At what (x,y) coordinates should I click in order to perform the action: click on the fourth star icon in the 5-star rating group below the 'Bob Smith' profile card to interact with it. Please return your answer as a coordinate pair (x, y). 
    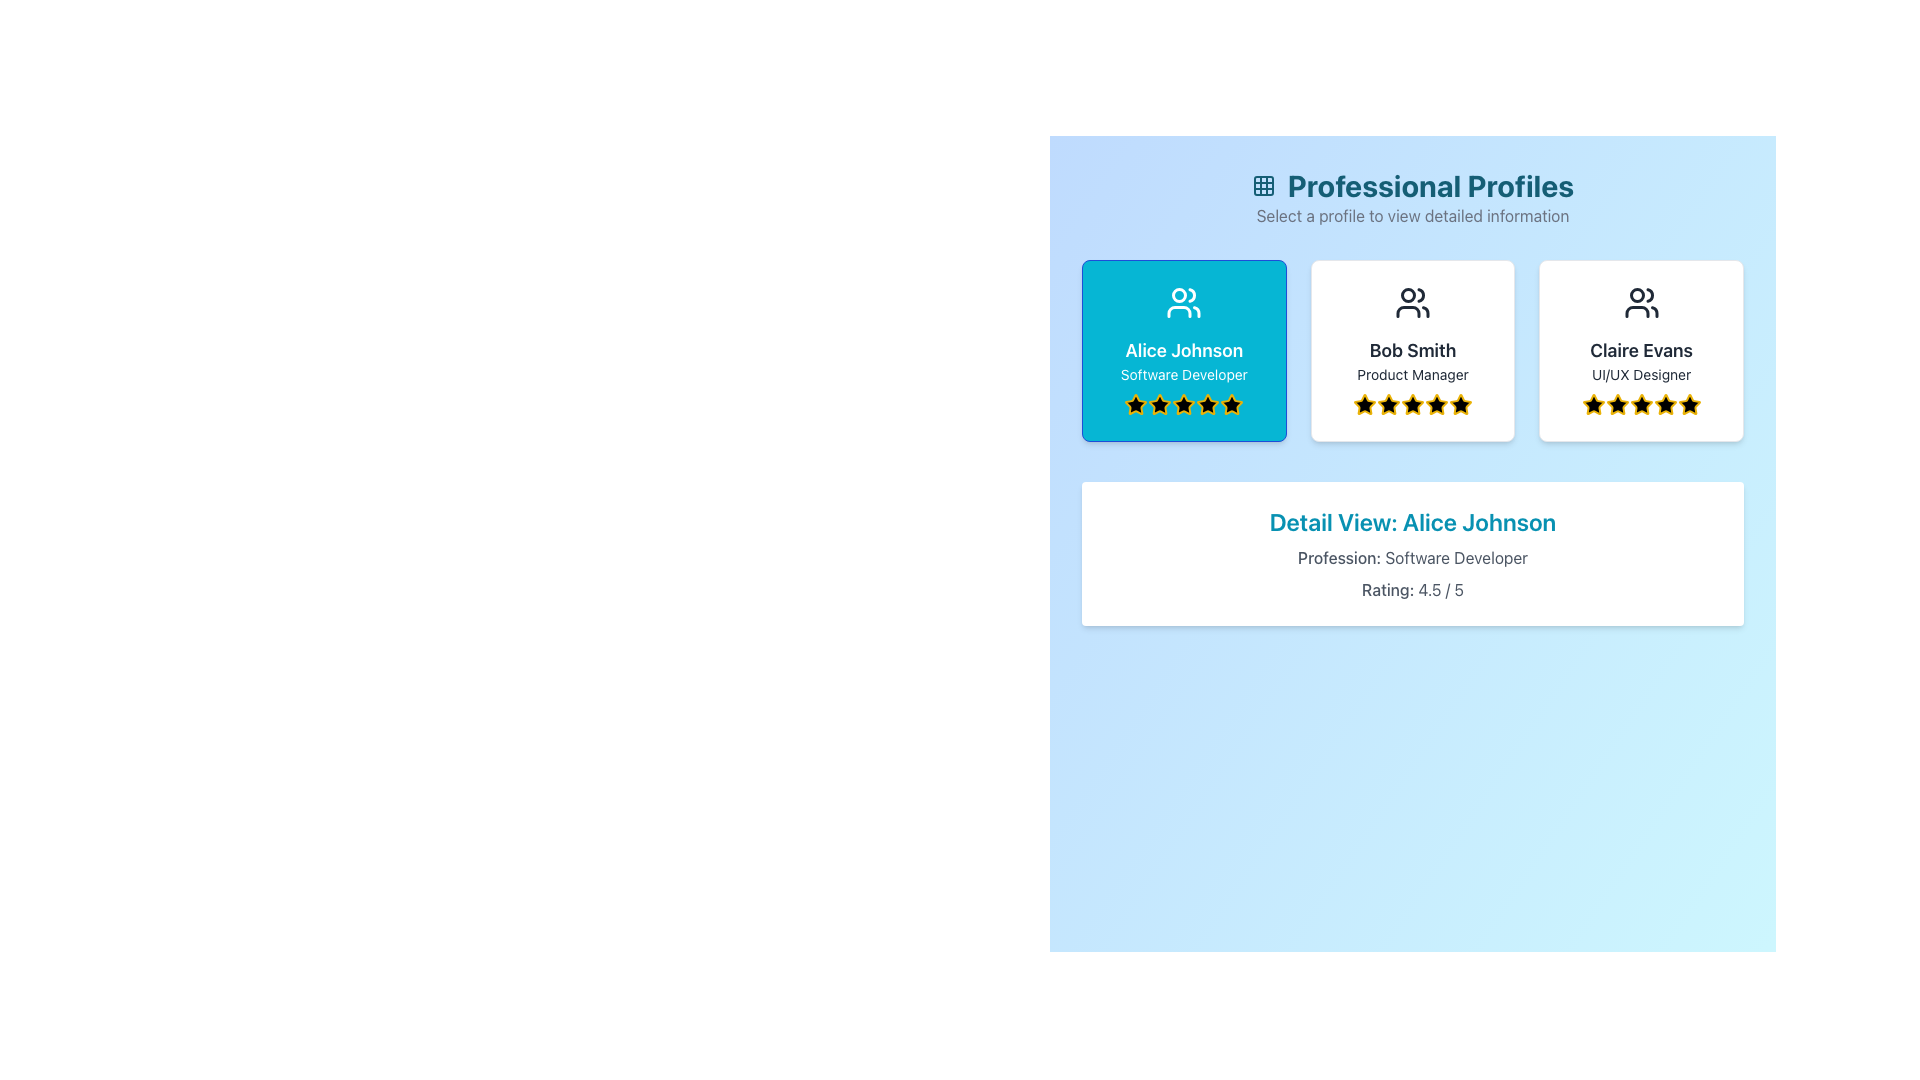
    Looking at the image, I should click on (1386, 404).